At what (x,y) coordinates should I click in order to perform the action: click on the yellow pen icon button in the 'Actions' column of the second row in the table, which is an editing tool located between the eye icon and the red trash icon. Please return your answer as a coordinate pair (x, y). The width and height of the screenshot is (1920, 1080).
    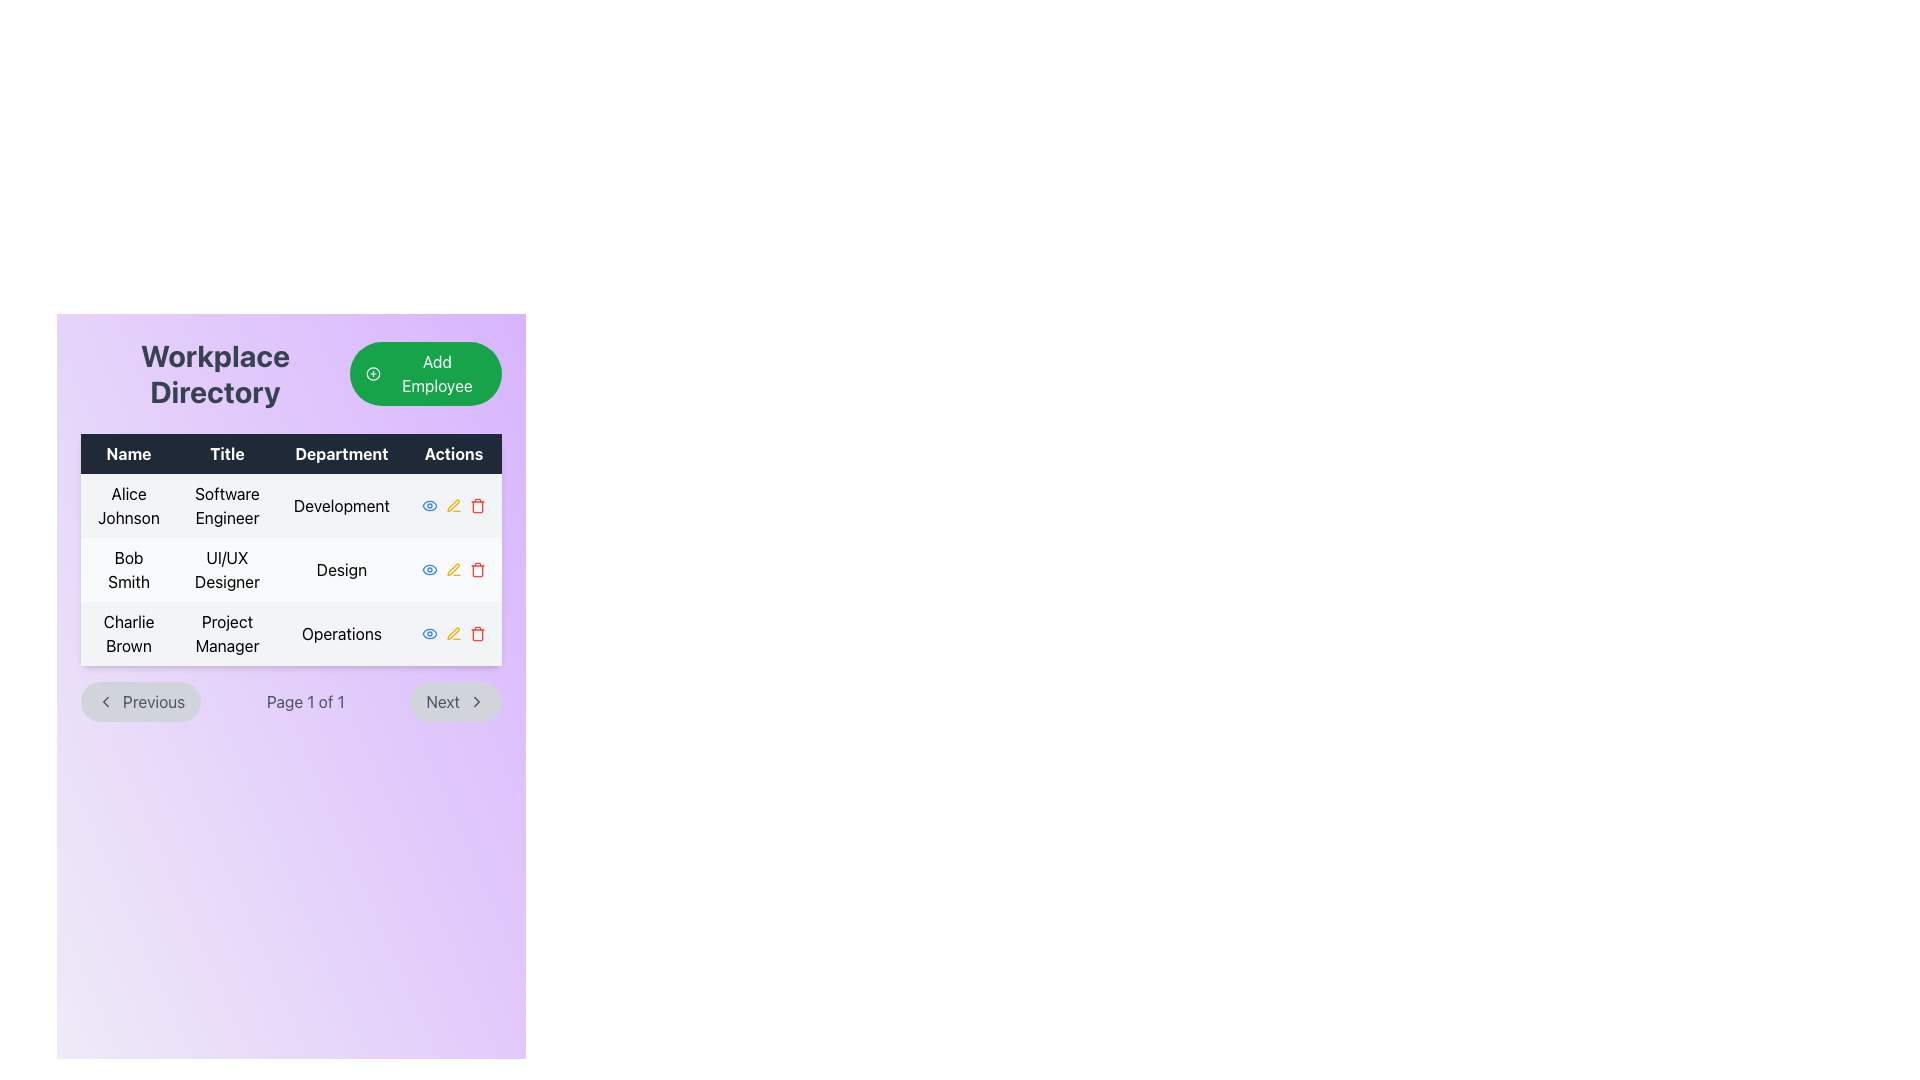
    Looking at the image, I should click on (452, 504).